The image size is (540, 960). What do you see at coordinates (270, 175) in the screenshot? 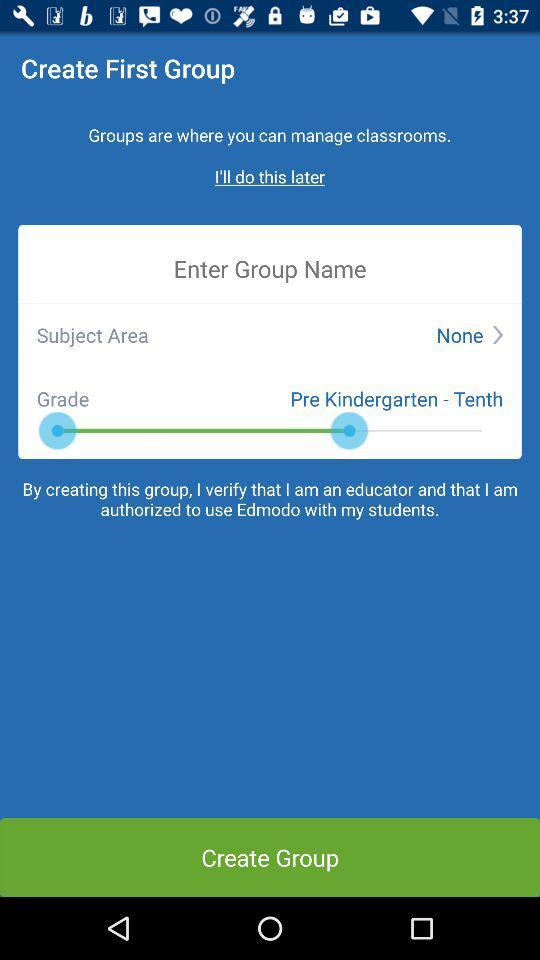
I see `the ill do this later` at bounding box center [270, 175].